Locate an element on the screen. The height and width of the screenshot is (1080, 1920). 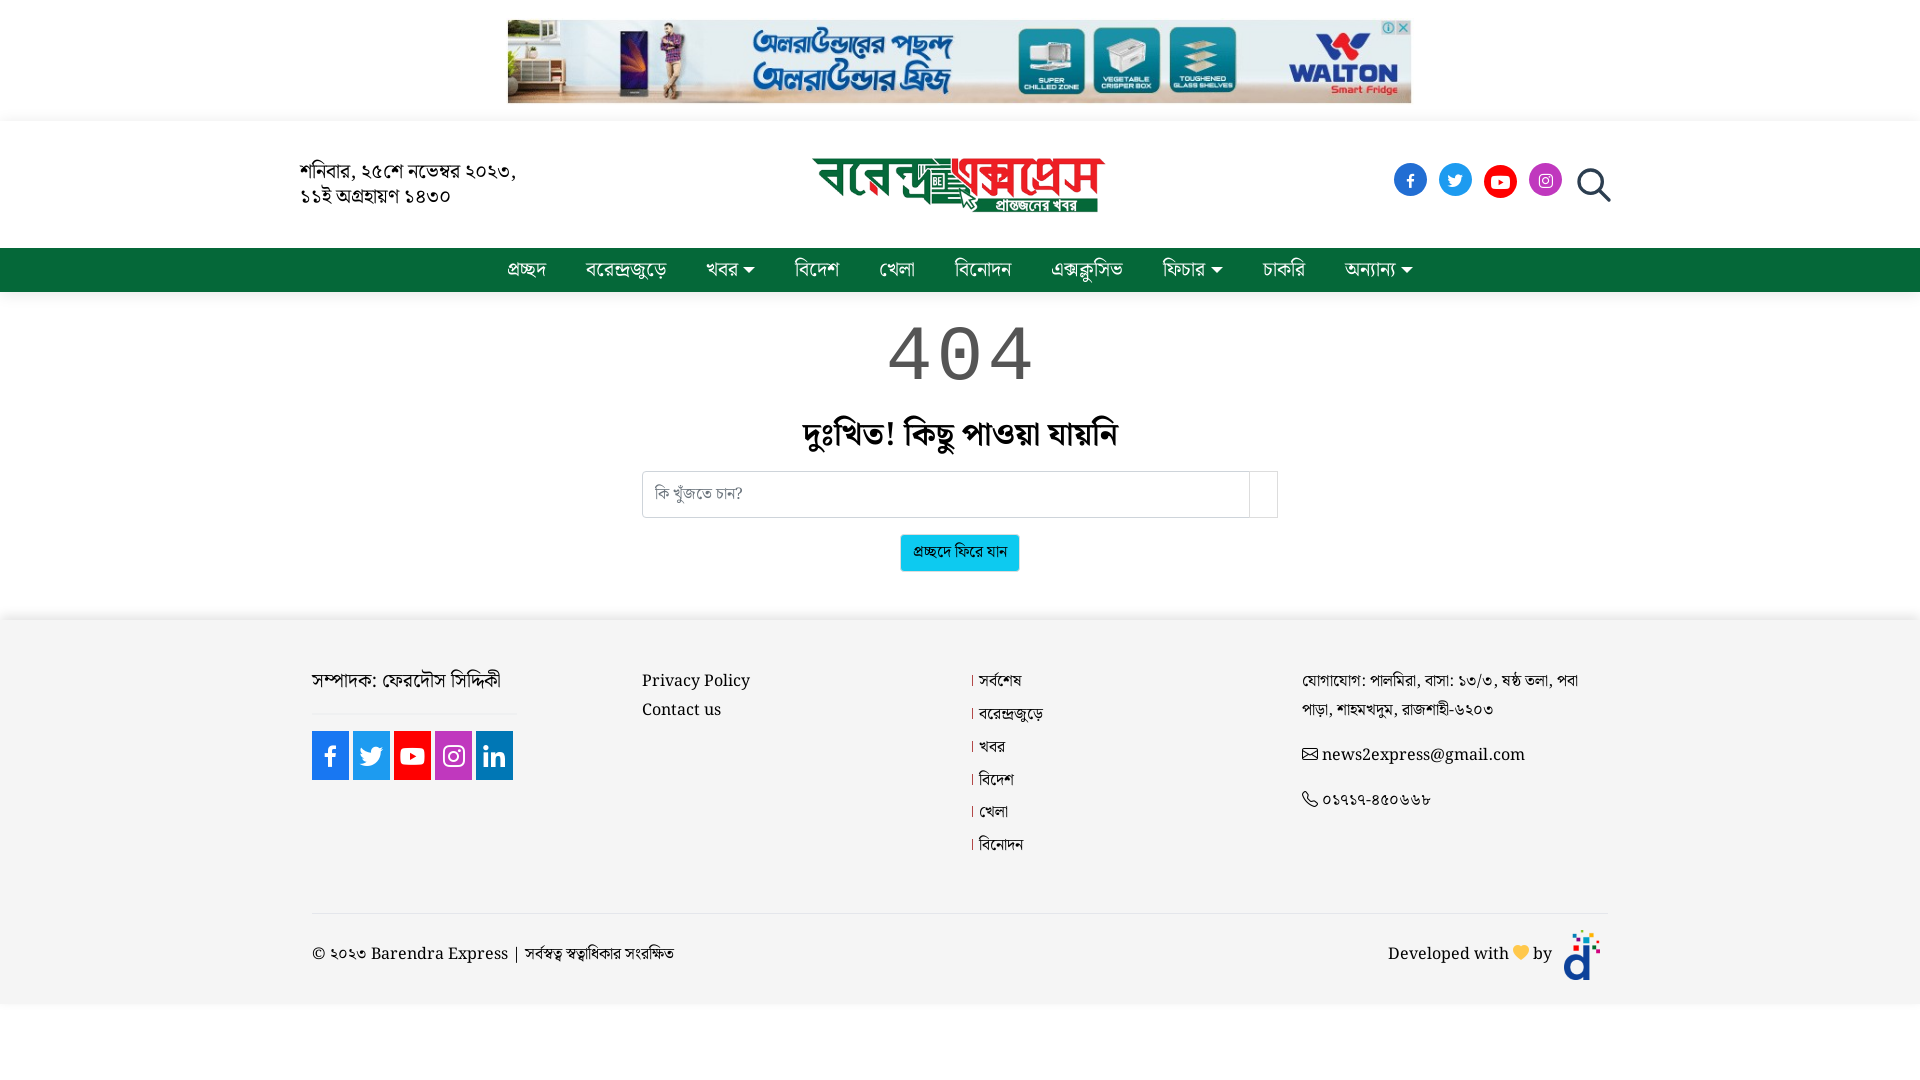
'Barendra Express' is located at coordinates (438, 954).